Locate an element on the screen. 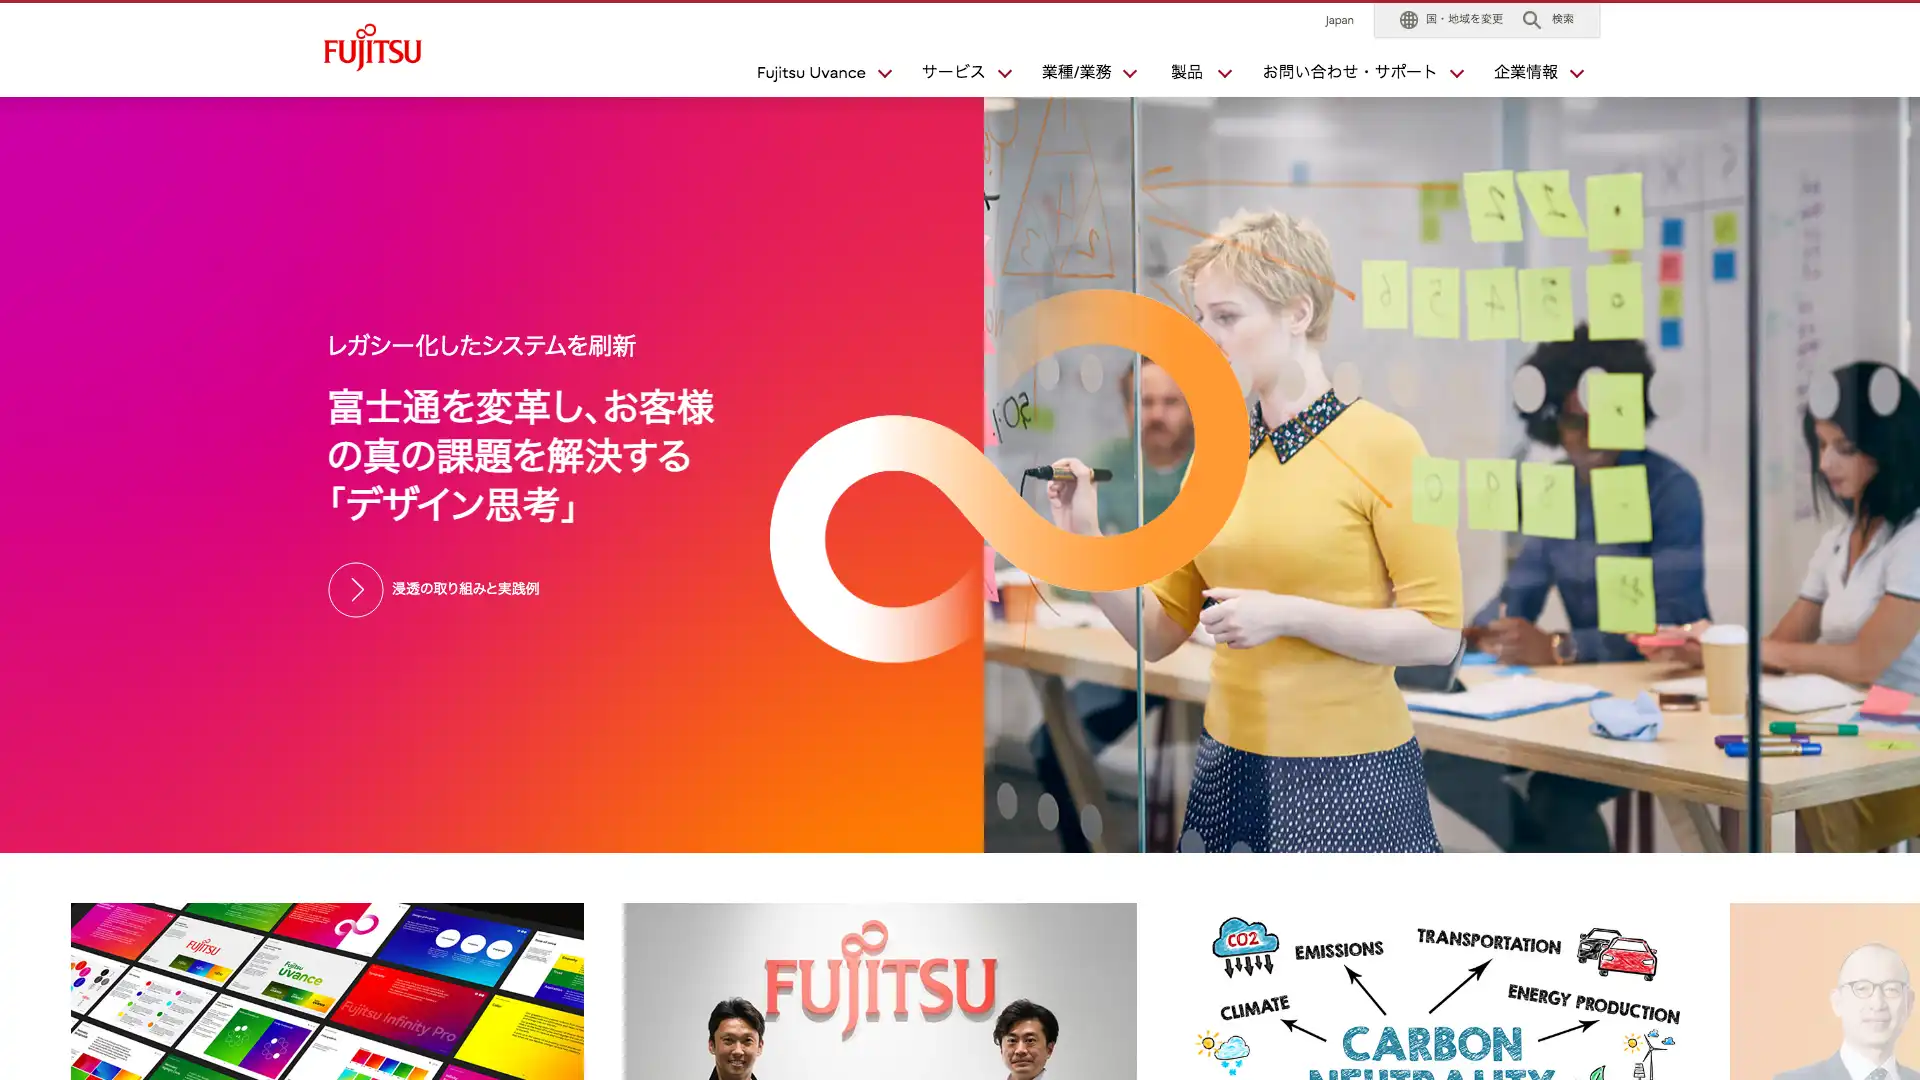 This screenshot has width=1920, height=1080. / is located at coordinates (1079, 76).